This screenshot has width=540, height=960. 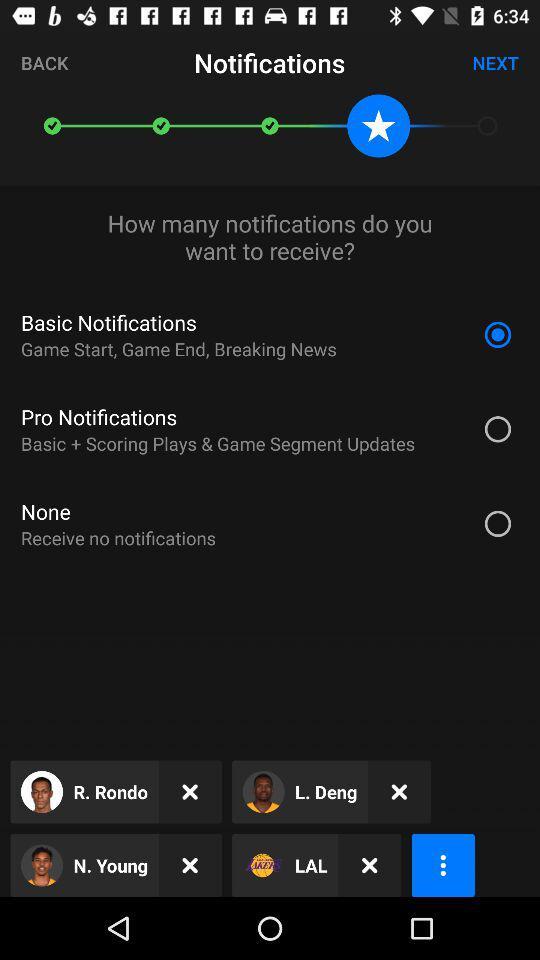 What do you see at coordinates (494, 62) in the screenshot?
I see `the icon next to notifications icon` at bounding box center [494, 62].